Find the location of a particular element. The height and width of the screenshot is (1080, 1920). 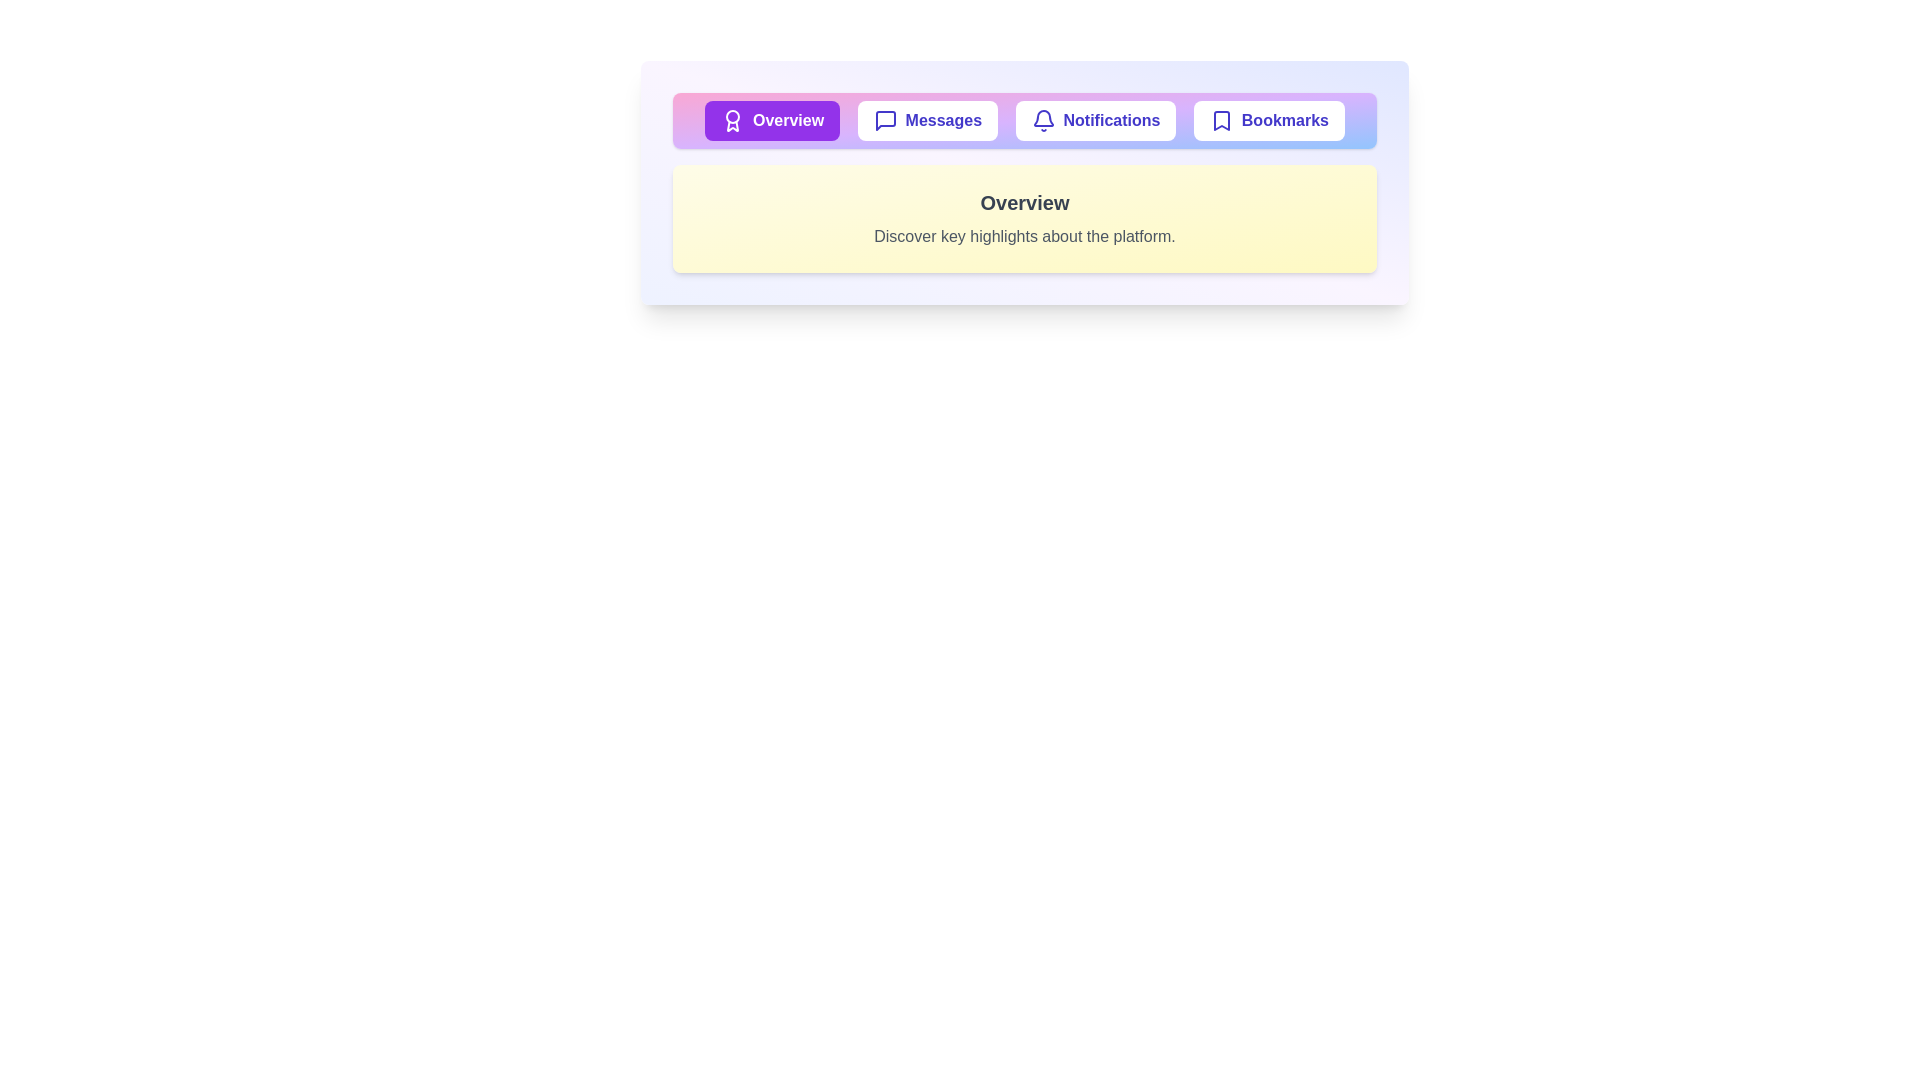

the tab labeled Messages is located at coordinates (926, 120).